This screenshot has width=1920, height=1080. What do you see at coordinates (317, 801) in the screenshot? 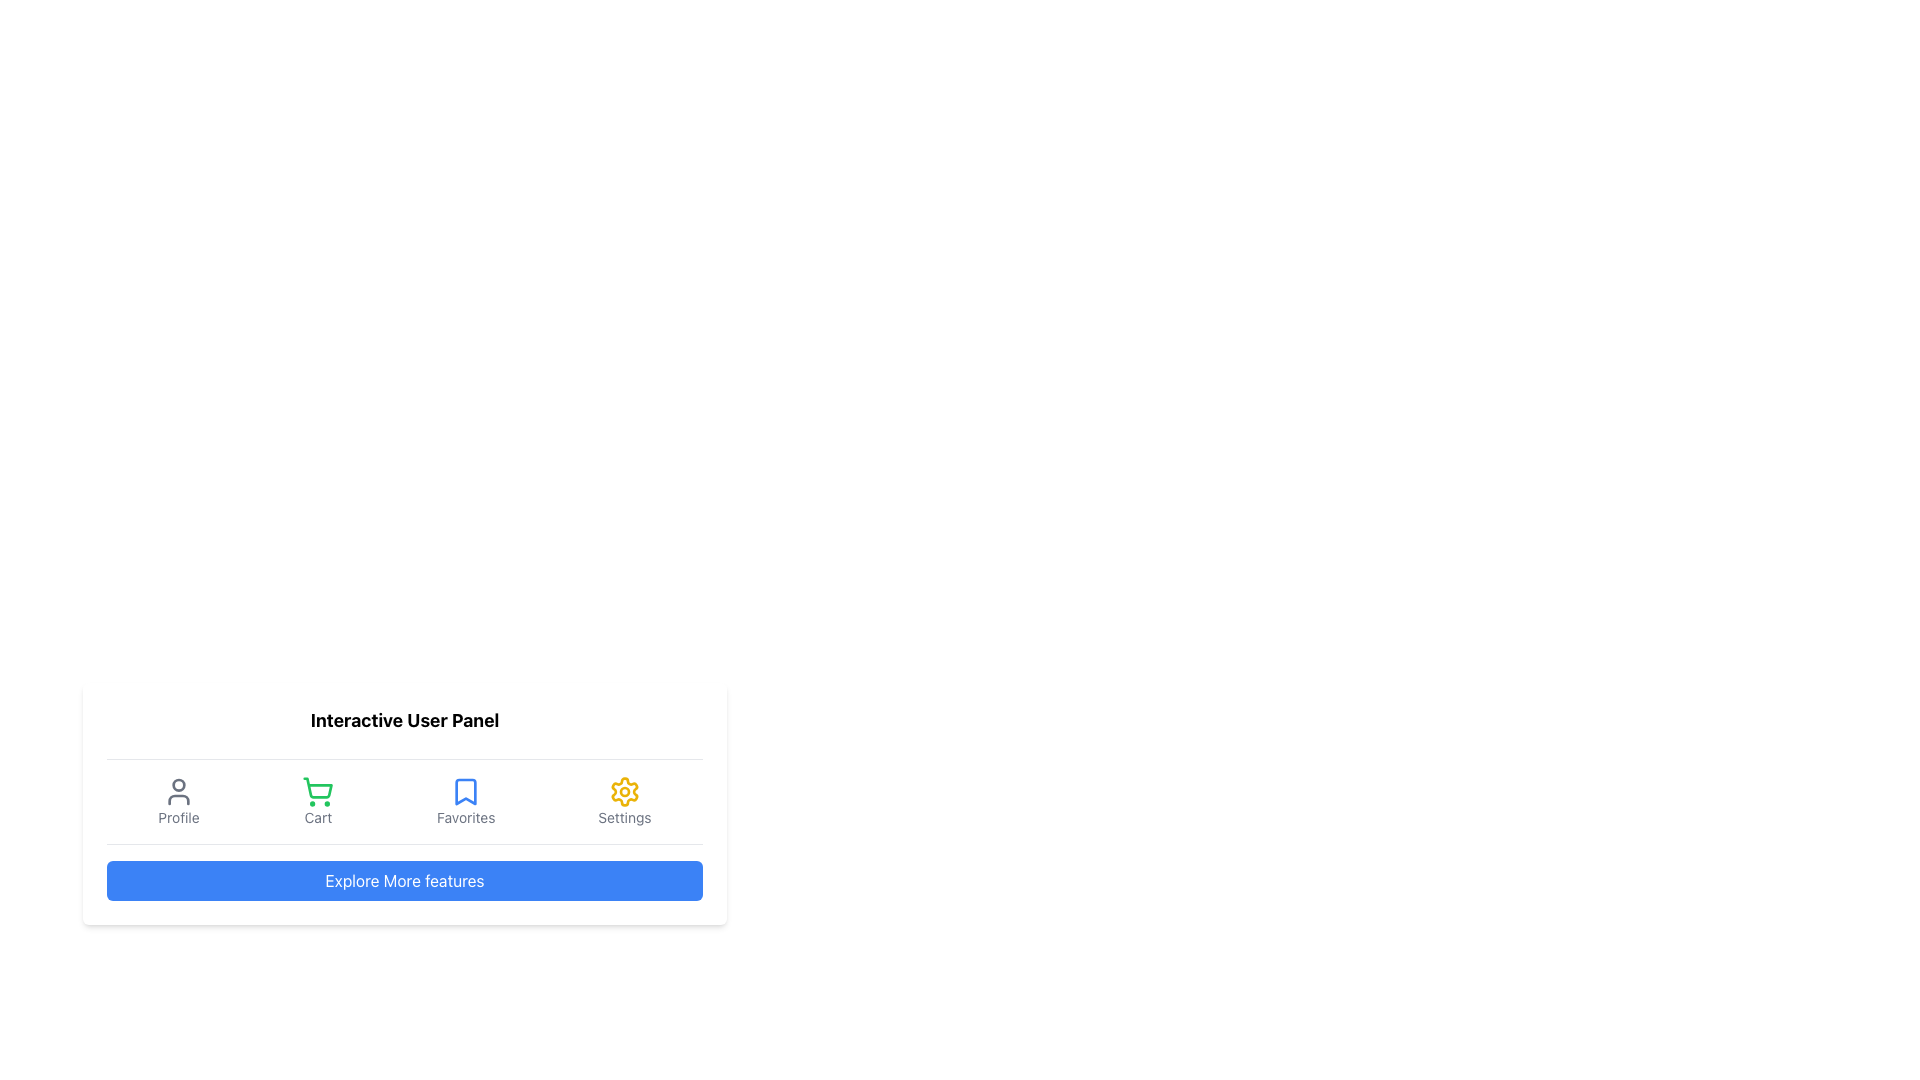
I see `the 'Cart' button, which features a vibrant green shopping cart icon and muted gray text underneath, located as the second item in a horizontal row at the bottom of the main content area` at bounding box center [317, 801].